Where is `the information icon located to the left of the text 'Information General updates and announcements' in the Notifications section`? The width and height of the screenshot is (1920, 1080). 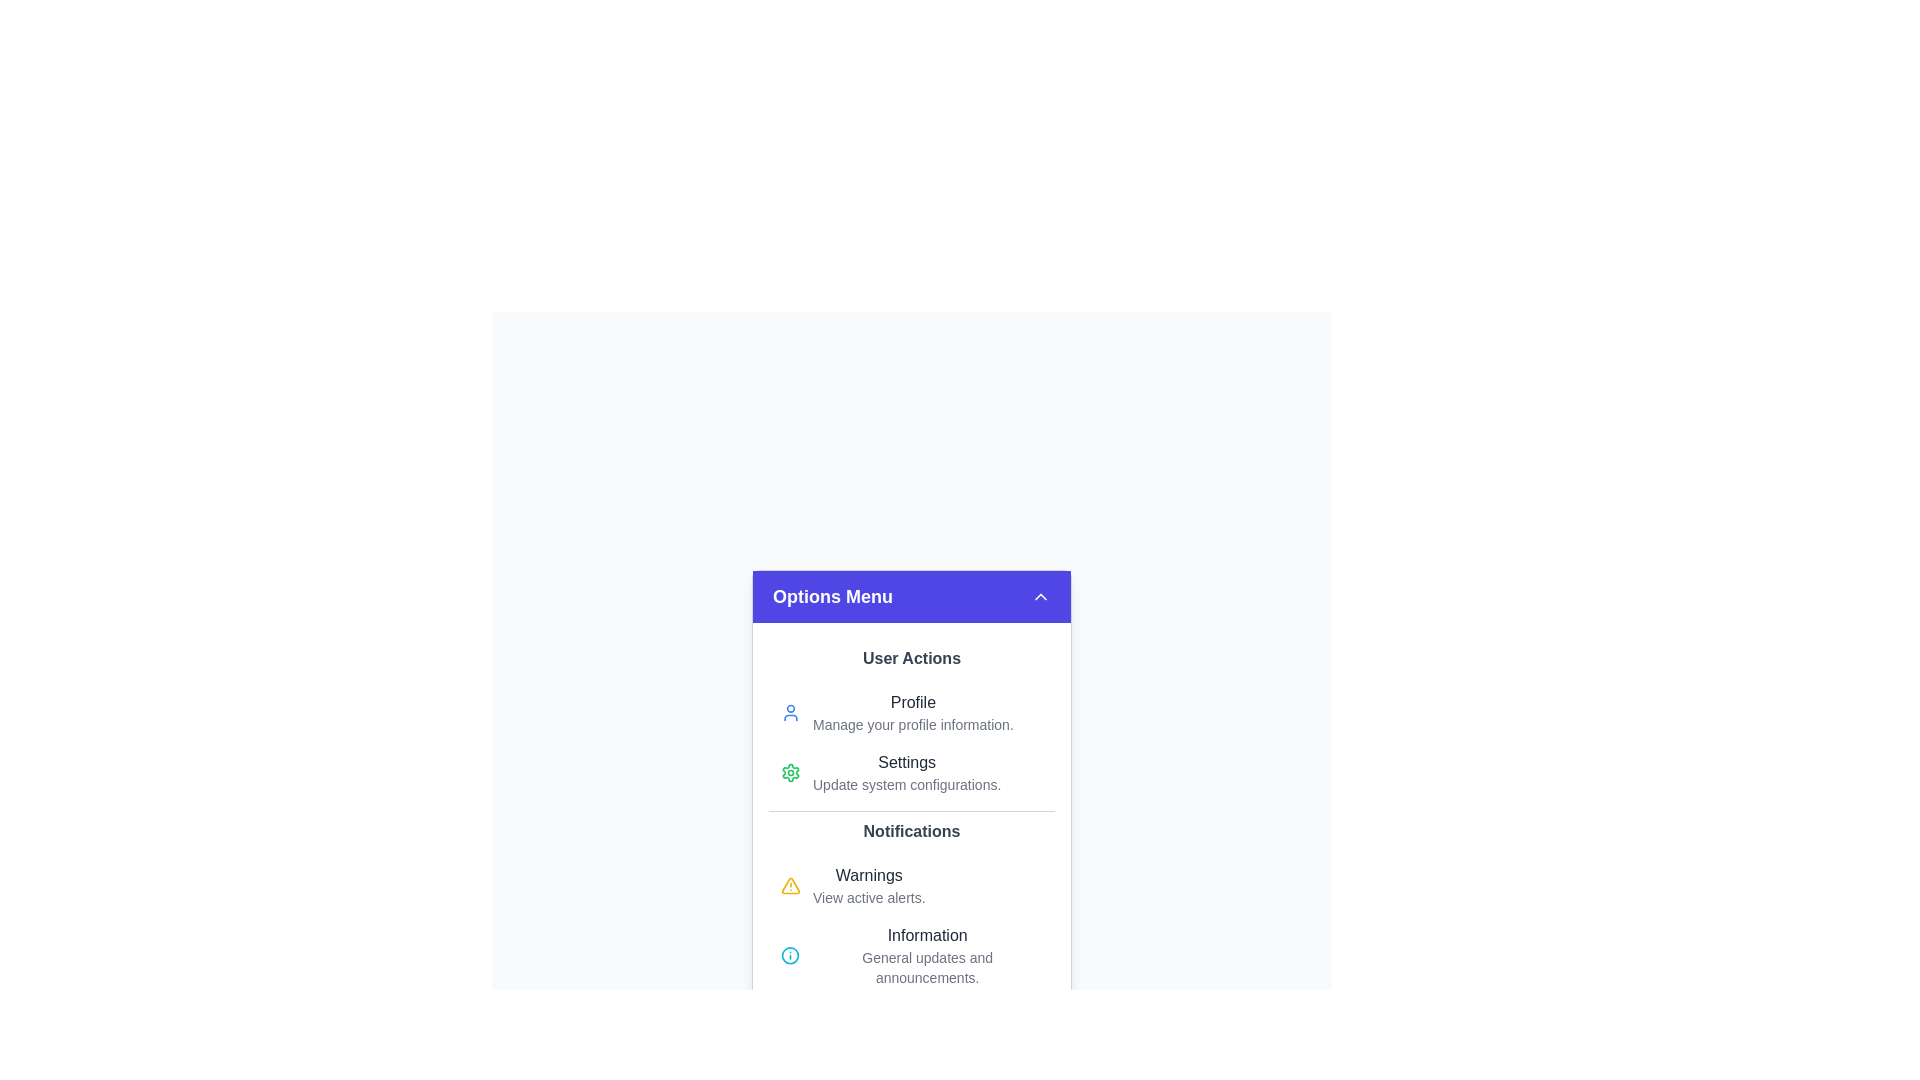 the information icon located to the left of the text 'Information General updates and announcements' in the Notifications section is located at coordinates (789, 955).